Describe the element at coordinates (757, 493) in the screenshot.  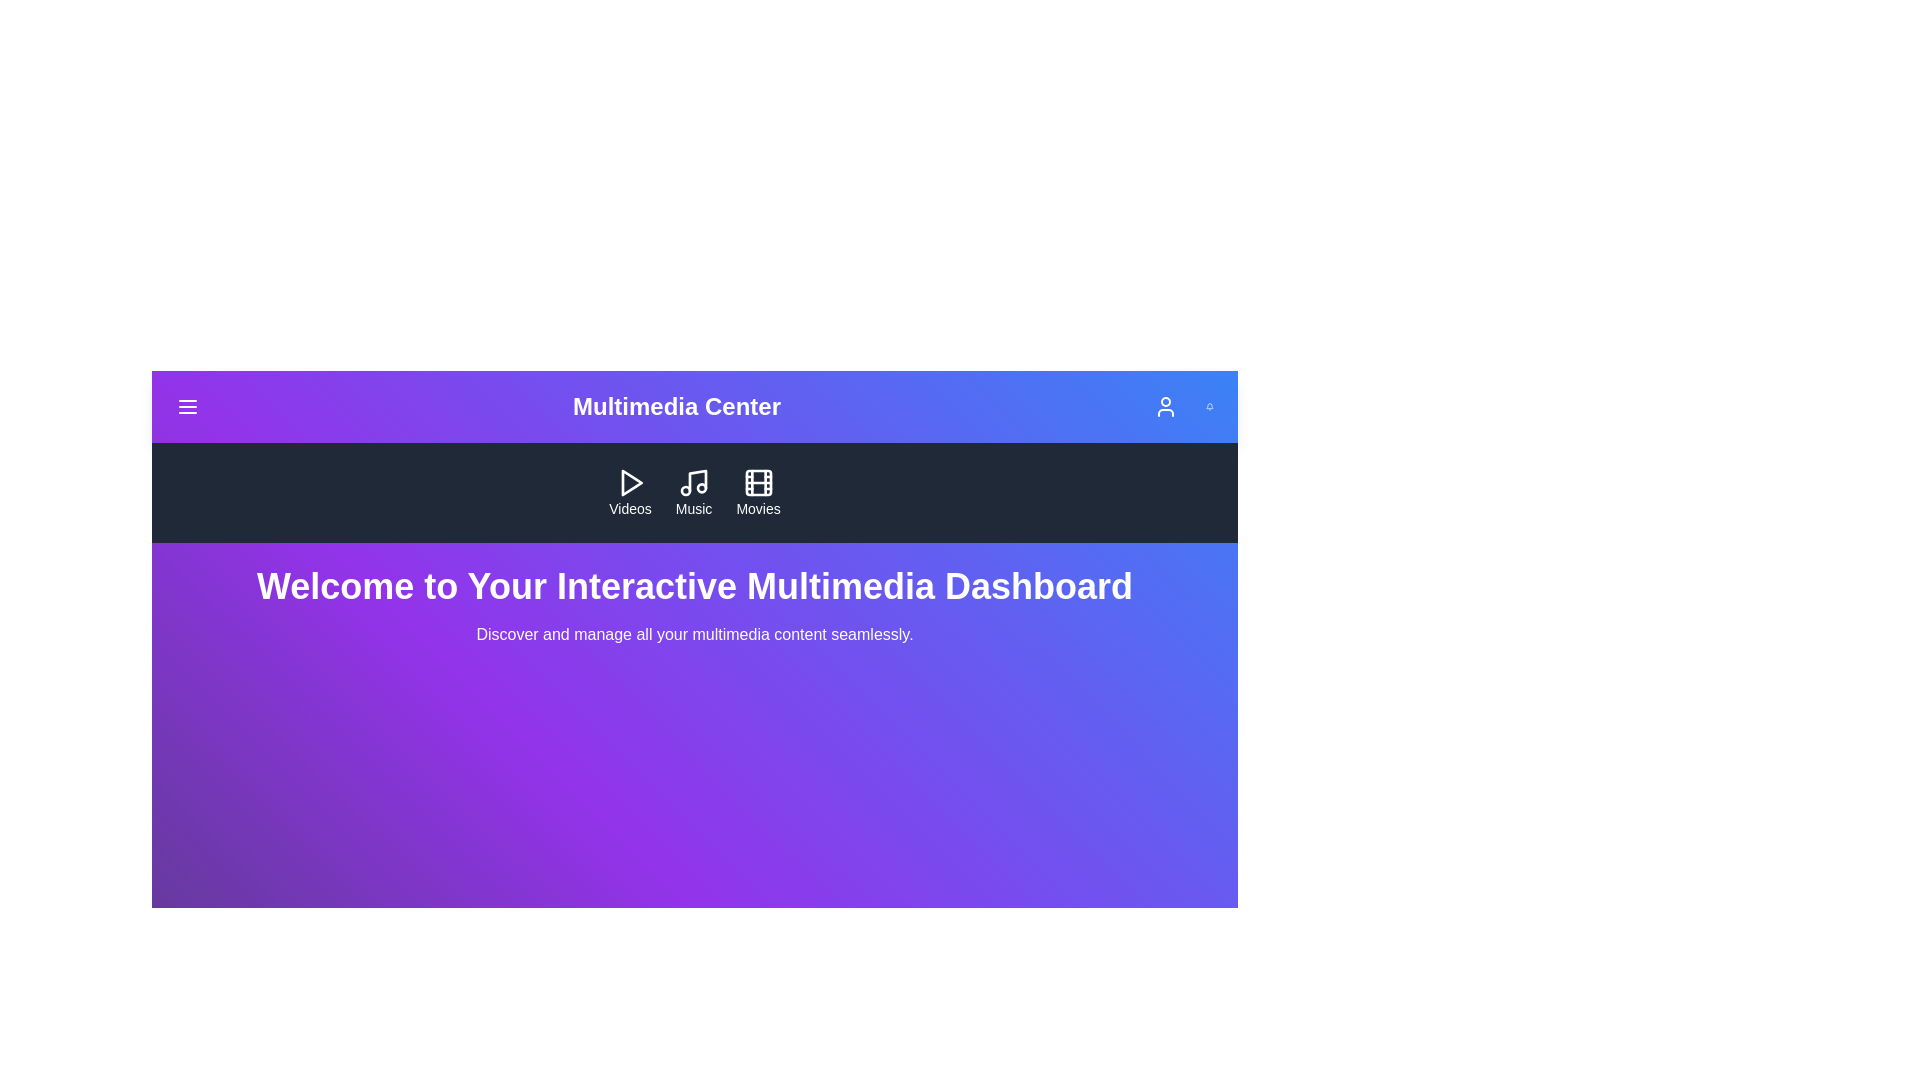
I see `the Movies button to navigate to the Movies section` at that location.